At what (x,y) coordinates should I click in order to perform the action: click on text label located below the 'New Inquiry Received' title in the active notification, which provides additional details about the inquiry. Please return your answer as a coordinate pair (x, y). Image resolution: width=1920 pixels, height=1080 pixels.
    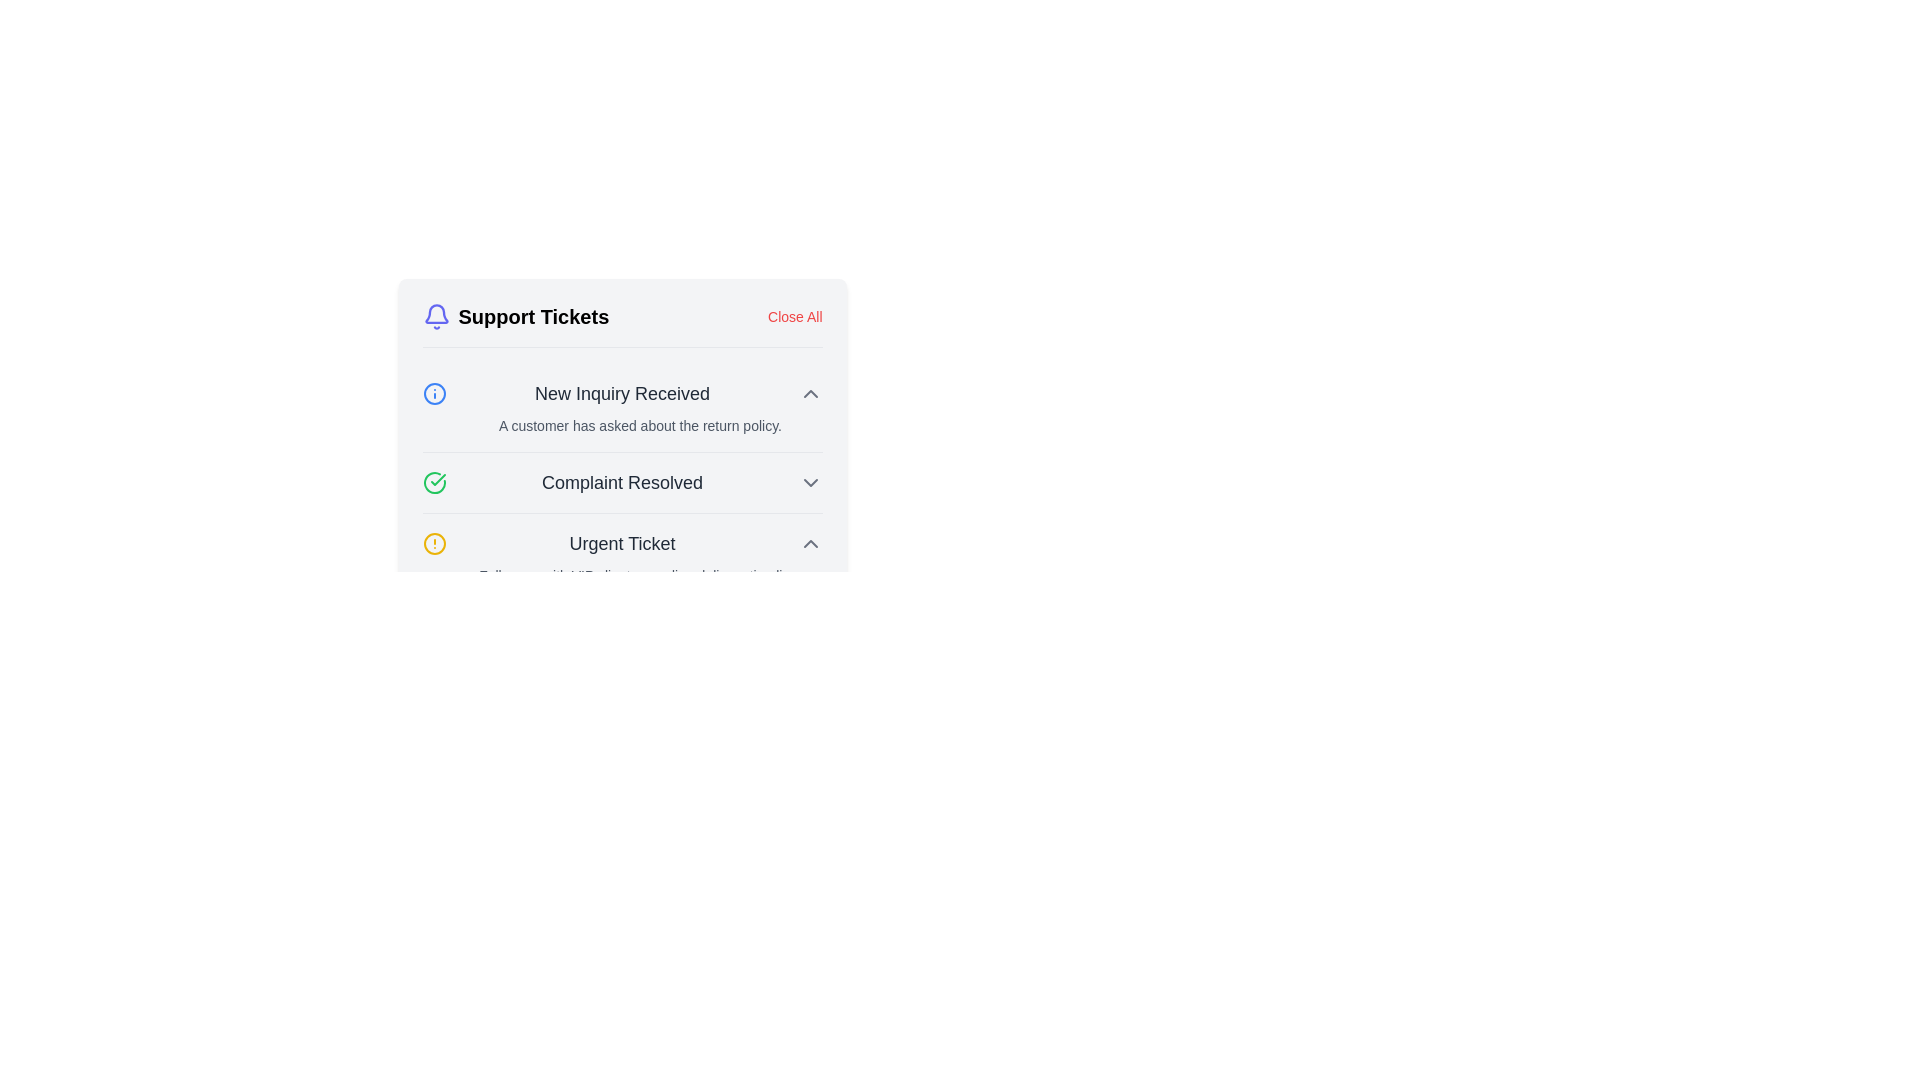
    Looking at the image, I should click on (640, 424).